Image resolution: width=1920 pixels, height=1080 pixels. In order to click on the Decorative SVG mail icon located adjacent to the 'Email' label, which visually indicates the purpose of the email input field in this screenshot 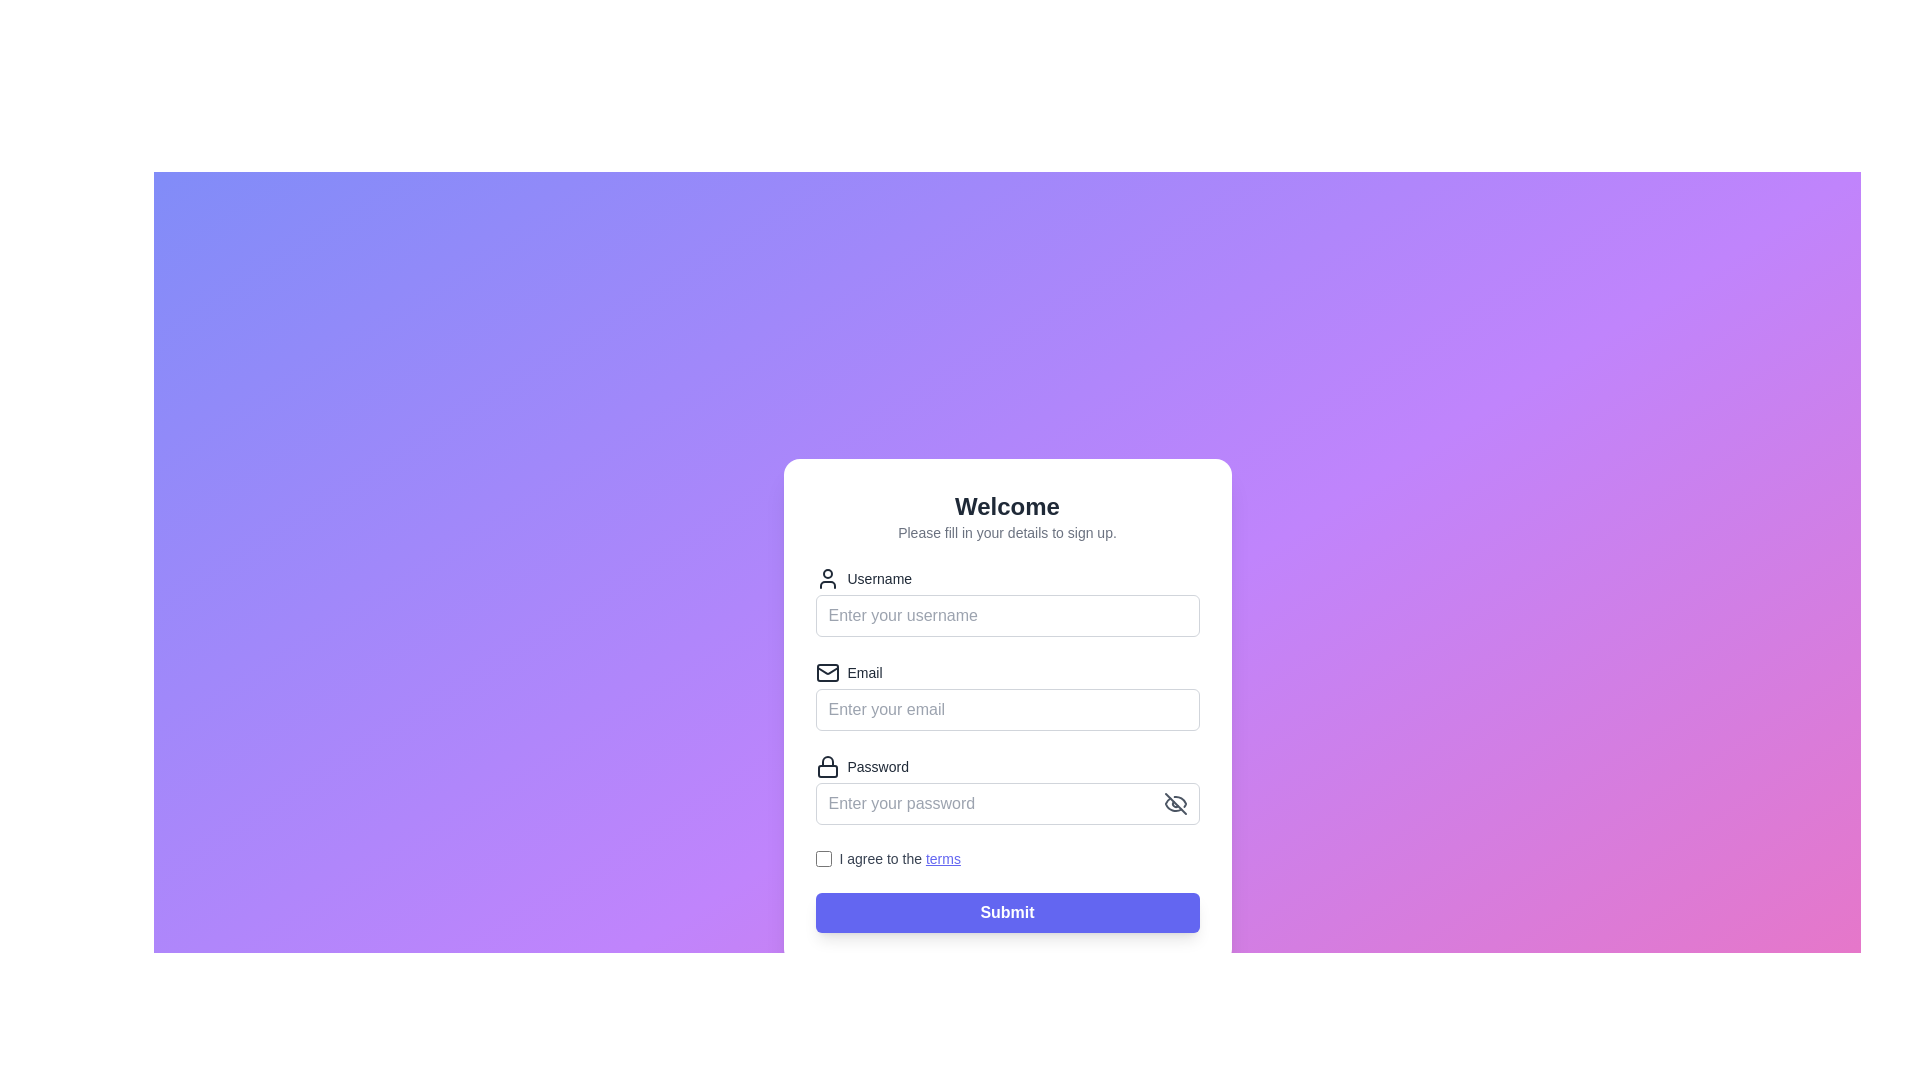, I will do `click(827, 672)`.